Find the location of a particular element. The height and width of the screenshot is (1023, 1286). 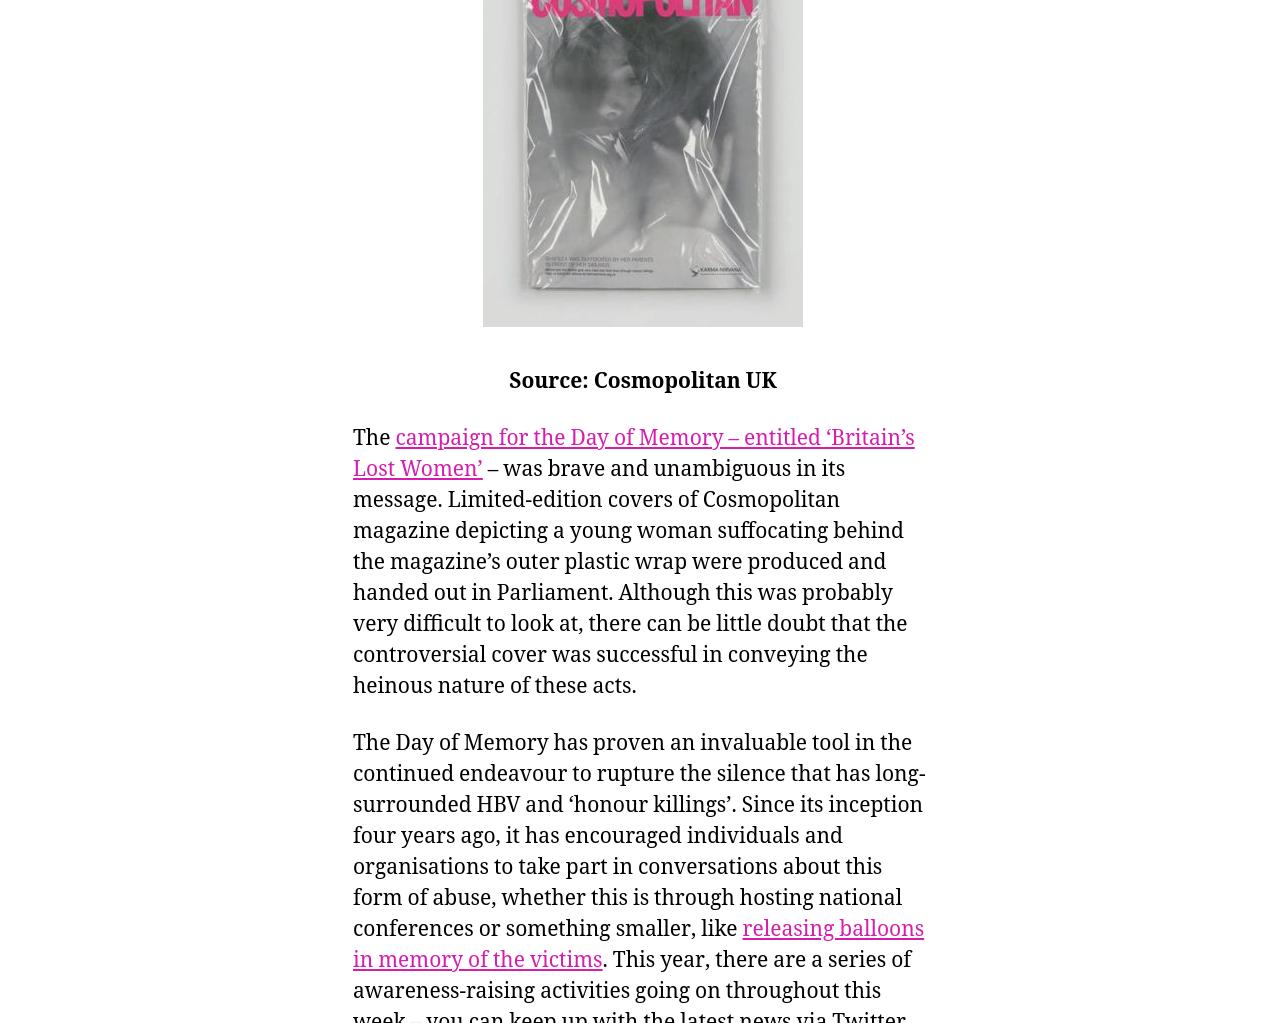

'Unless otherwise stated images are © University of Manchester, all rights reserved' is located at coordinates (295, 212).